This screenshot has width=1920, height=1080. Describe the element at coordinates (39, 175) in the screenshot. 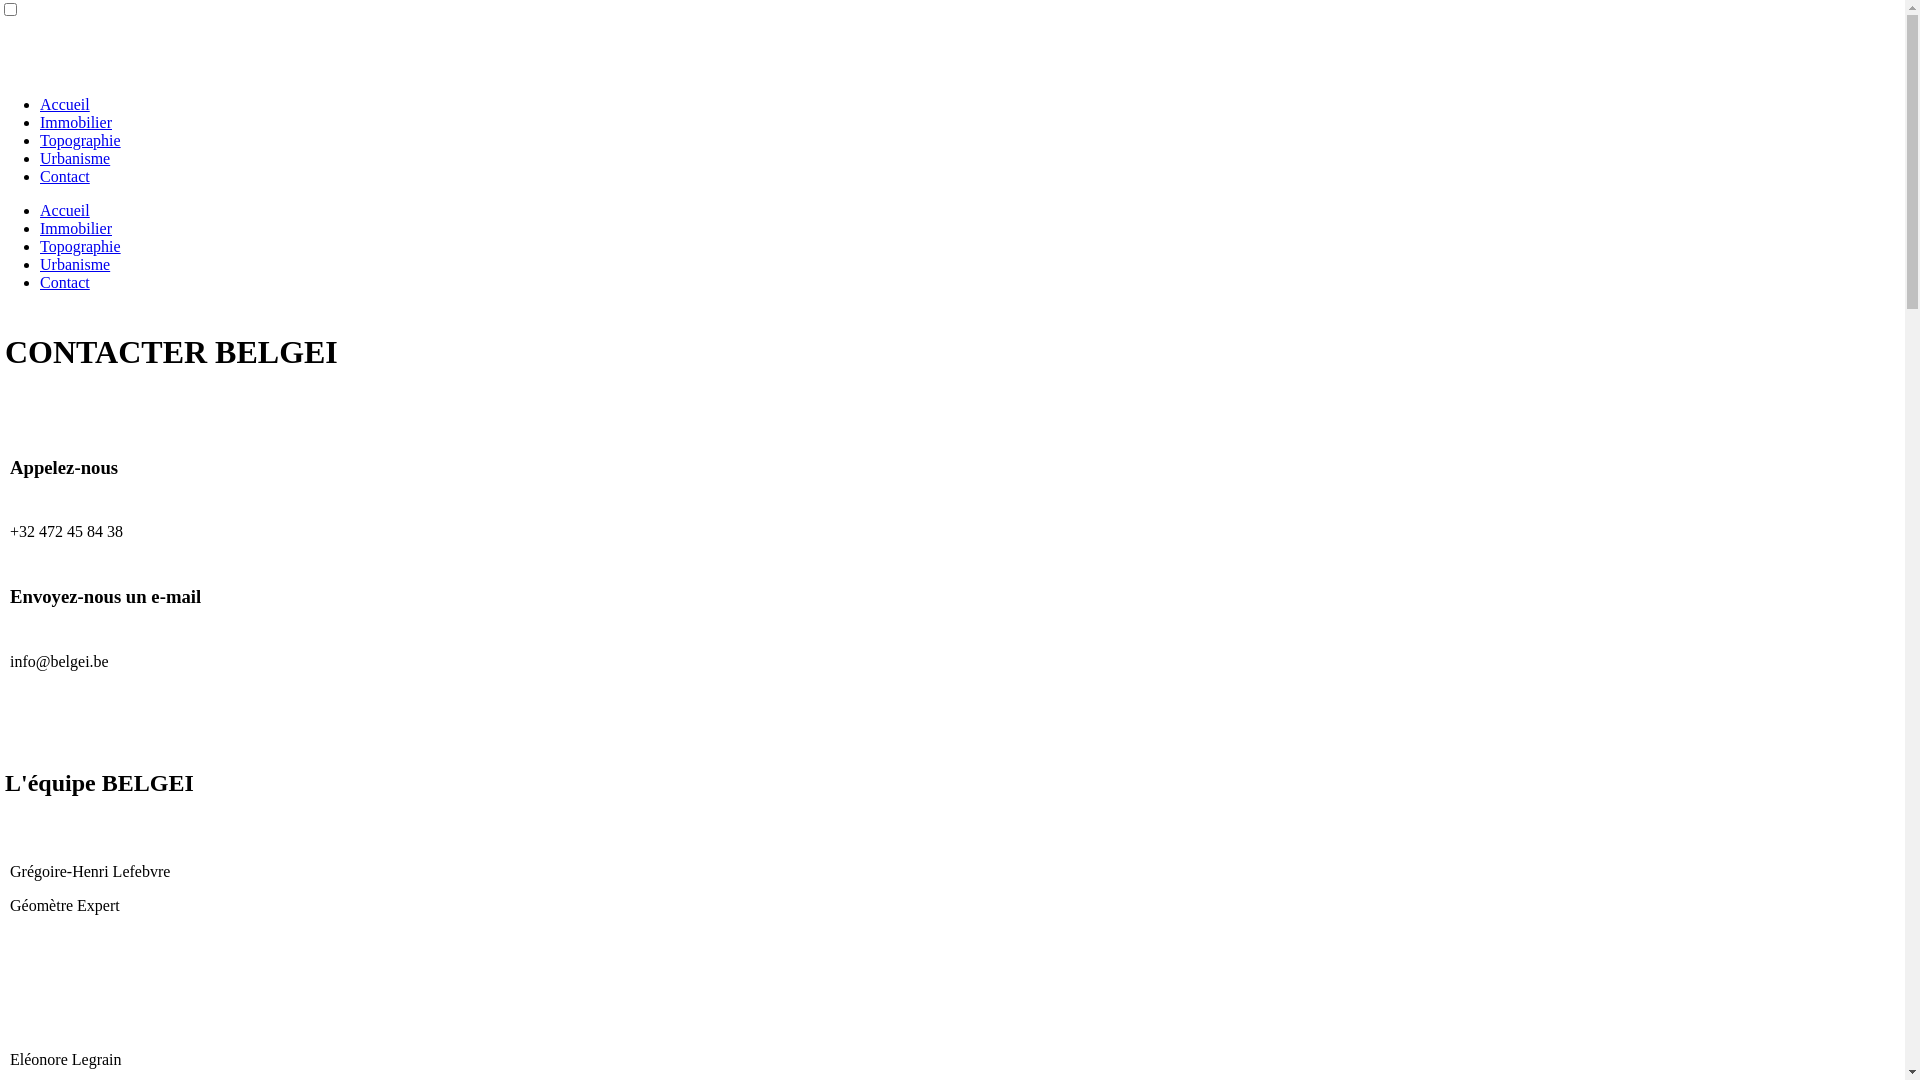

I see `'Contact'` at that location.